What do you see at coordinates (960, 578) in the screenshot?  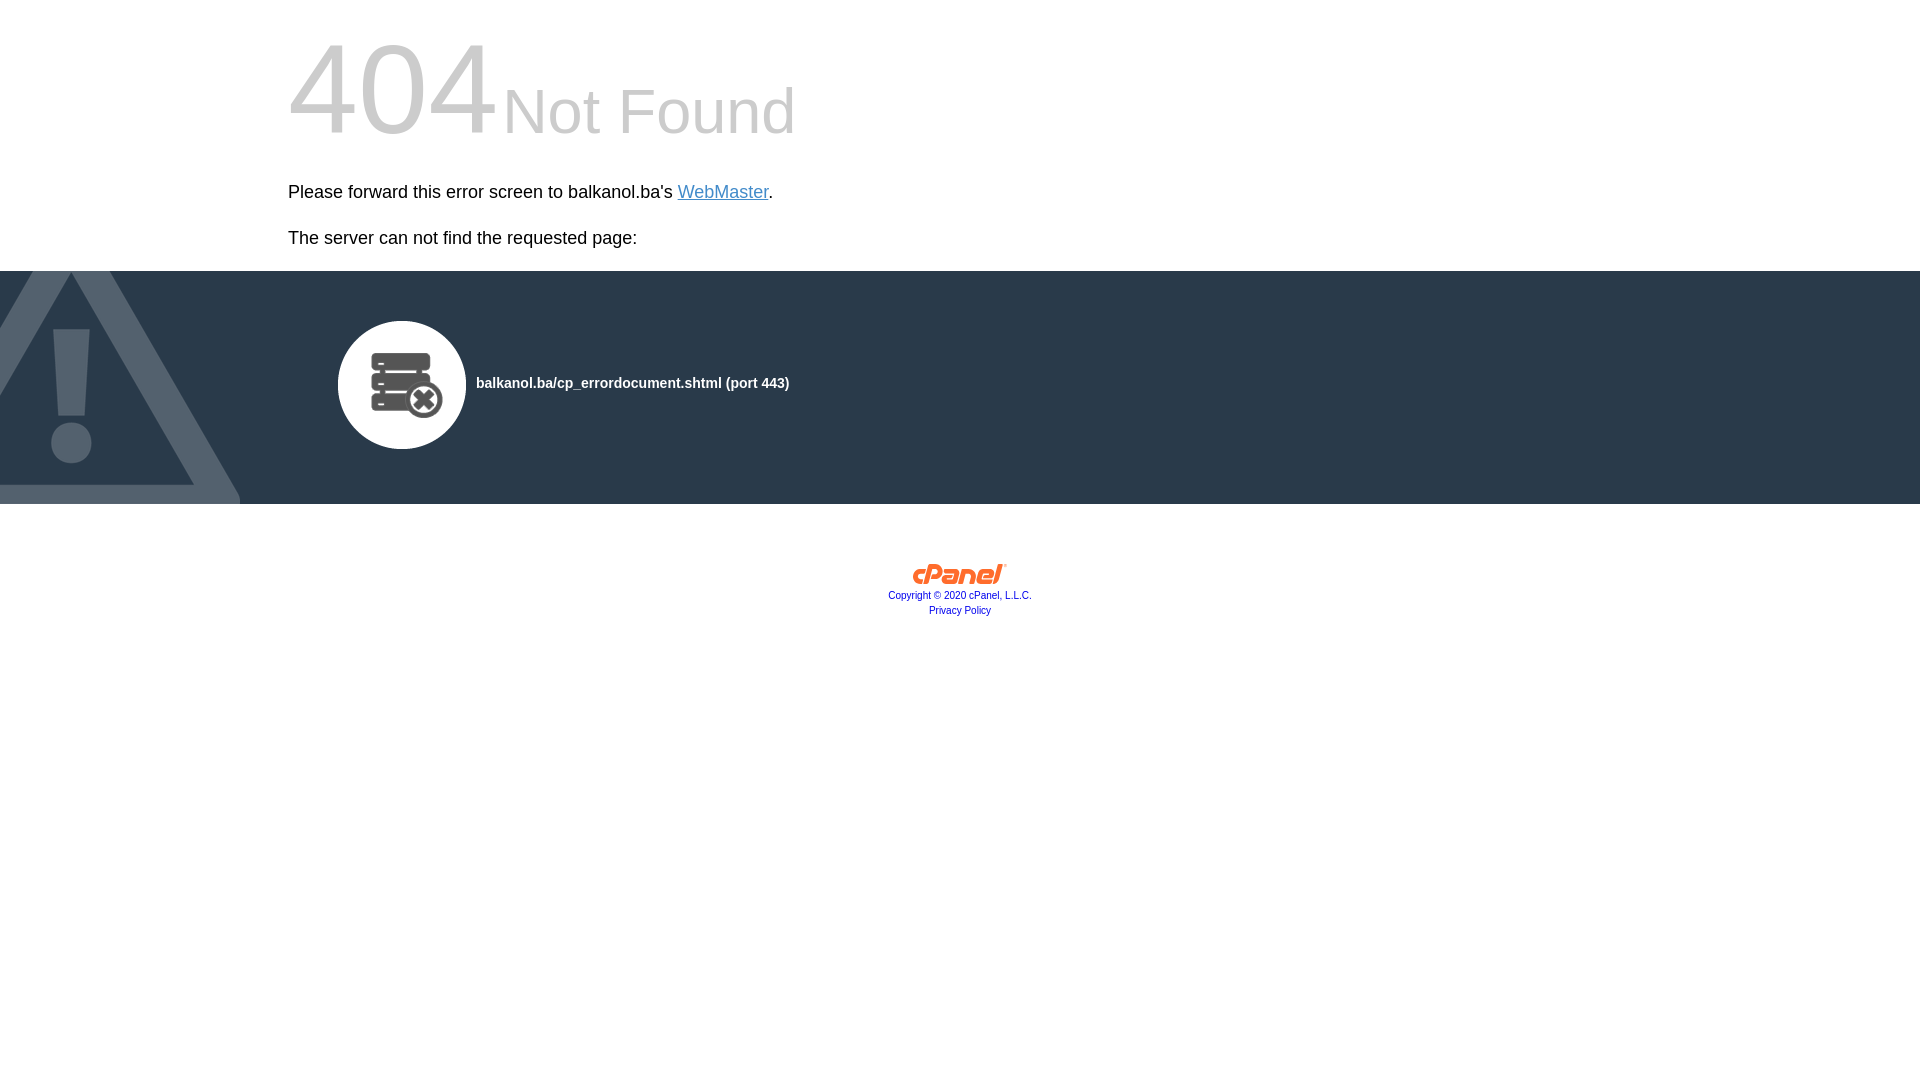 I see `'cPanel, Inc.'` at bounding box center [960, 578].